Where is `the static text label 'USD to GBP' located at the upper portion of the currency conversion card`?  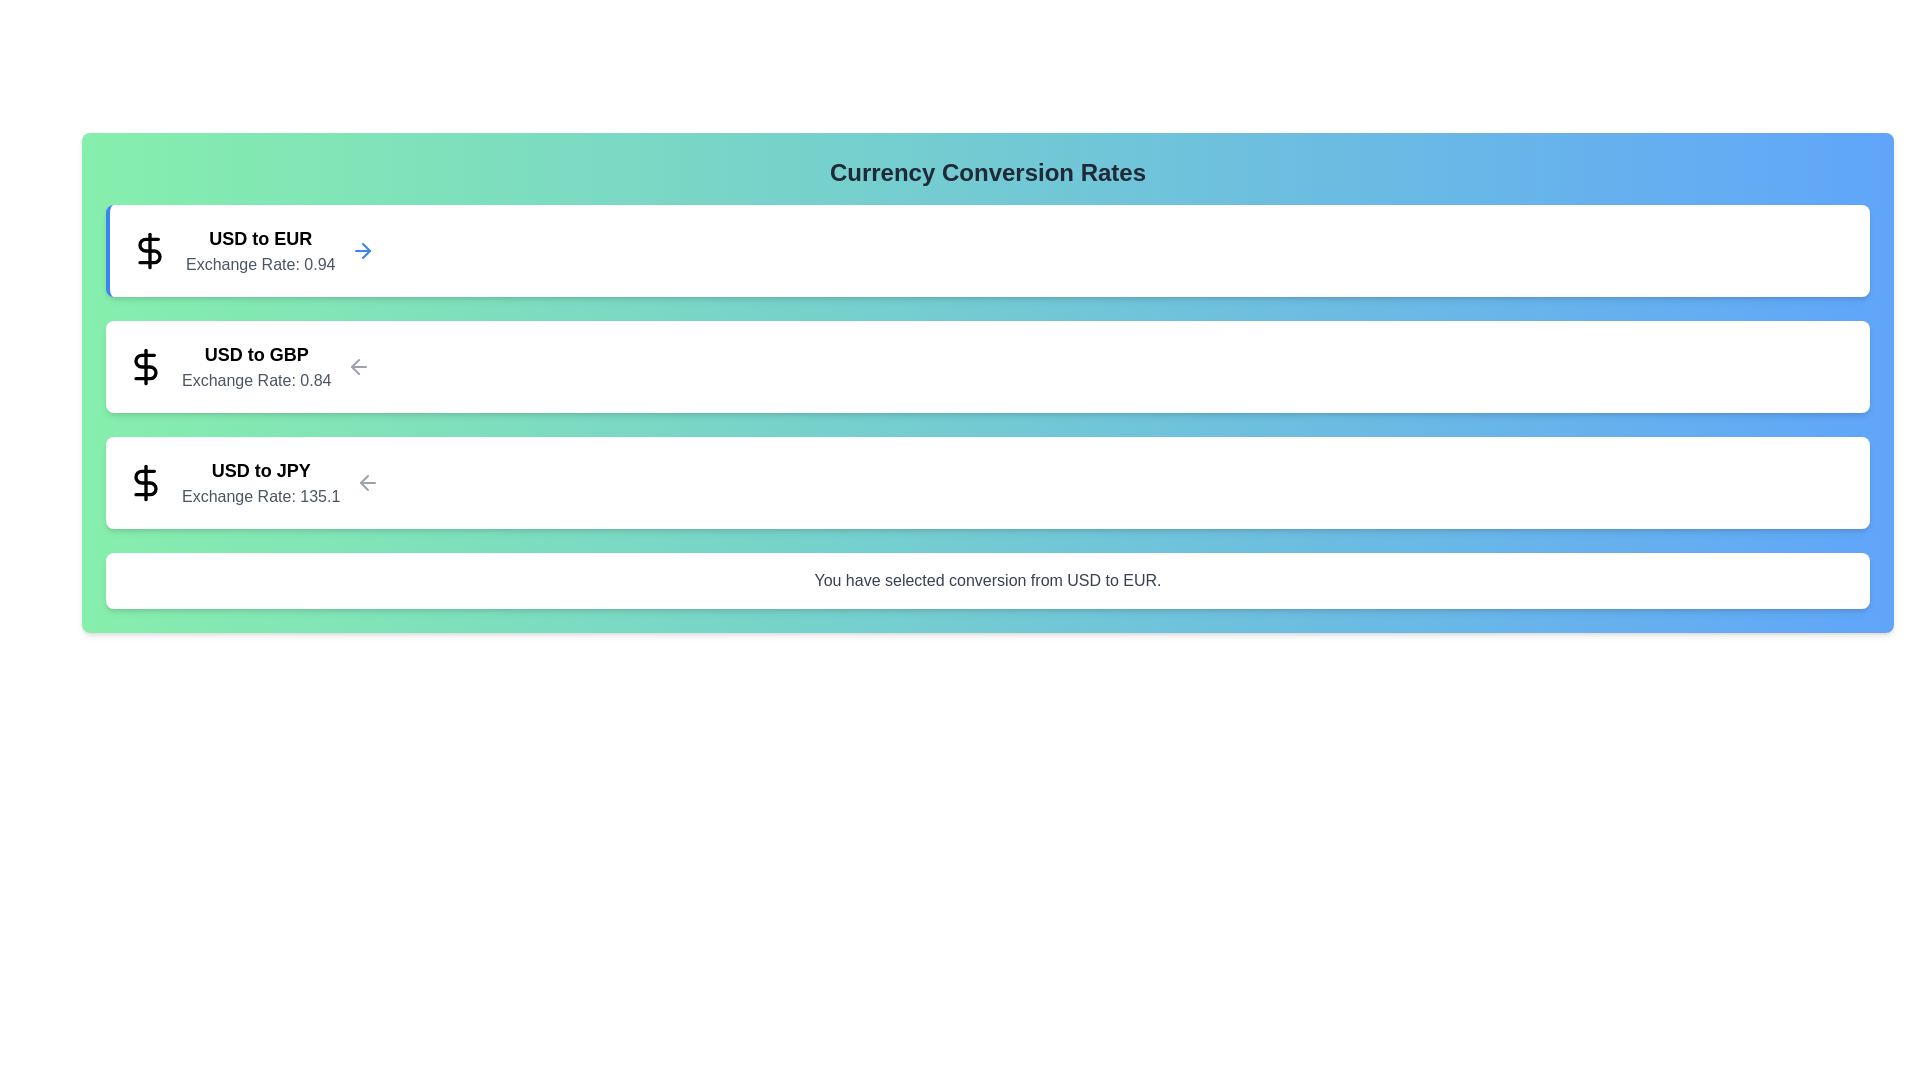 the static text label 'USD to GBP' located at the upper portion of the currency conversion card is located at coordinates (255, 353).